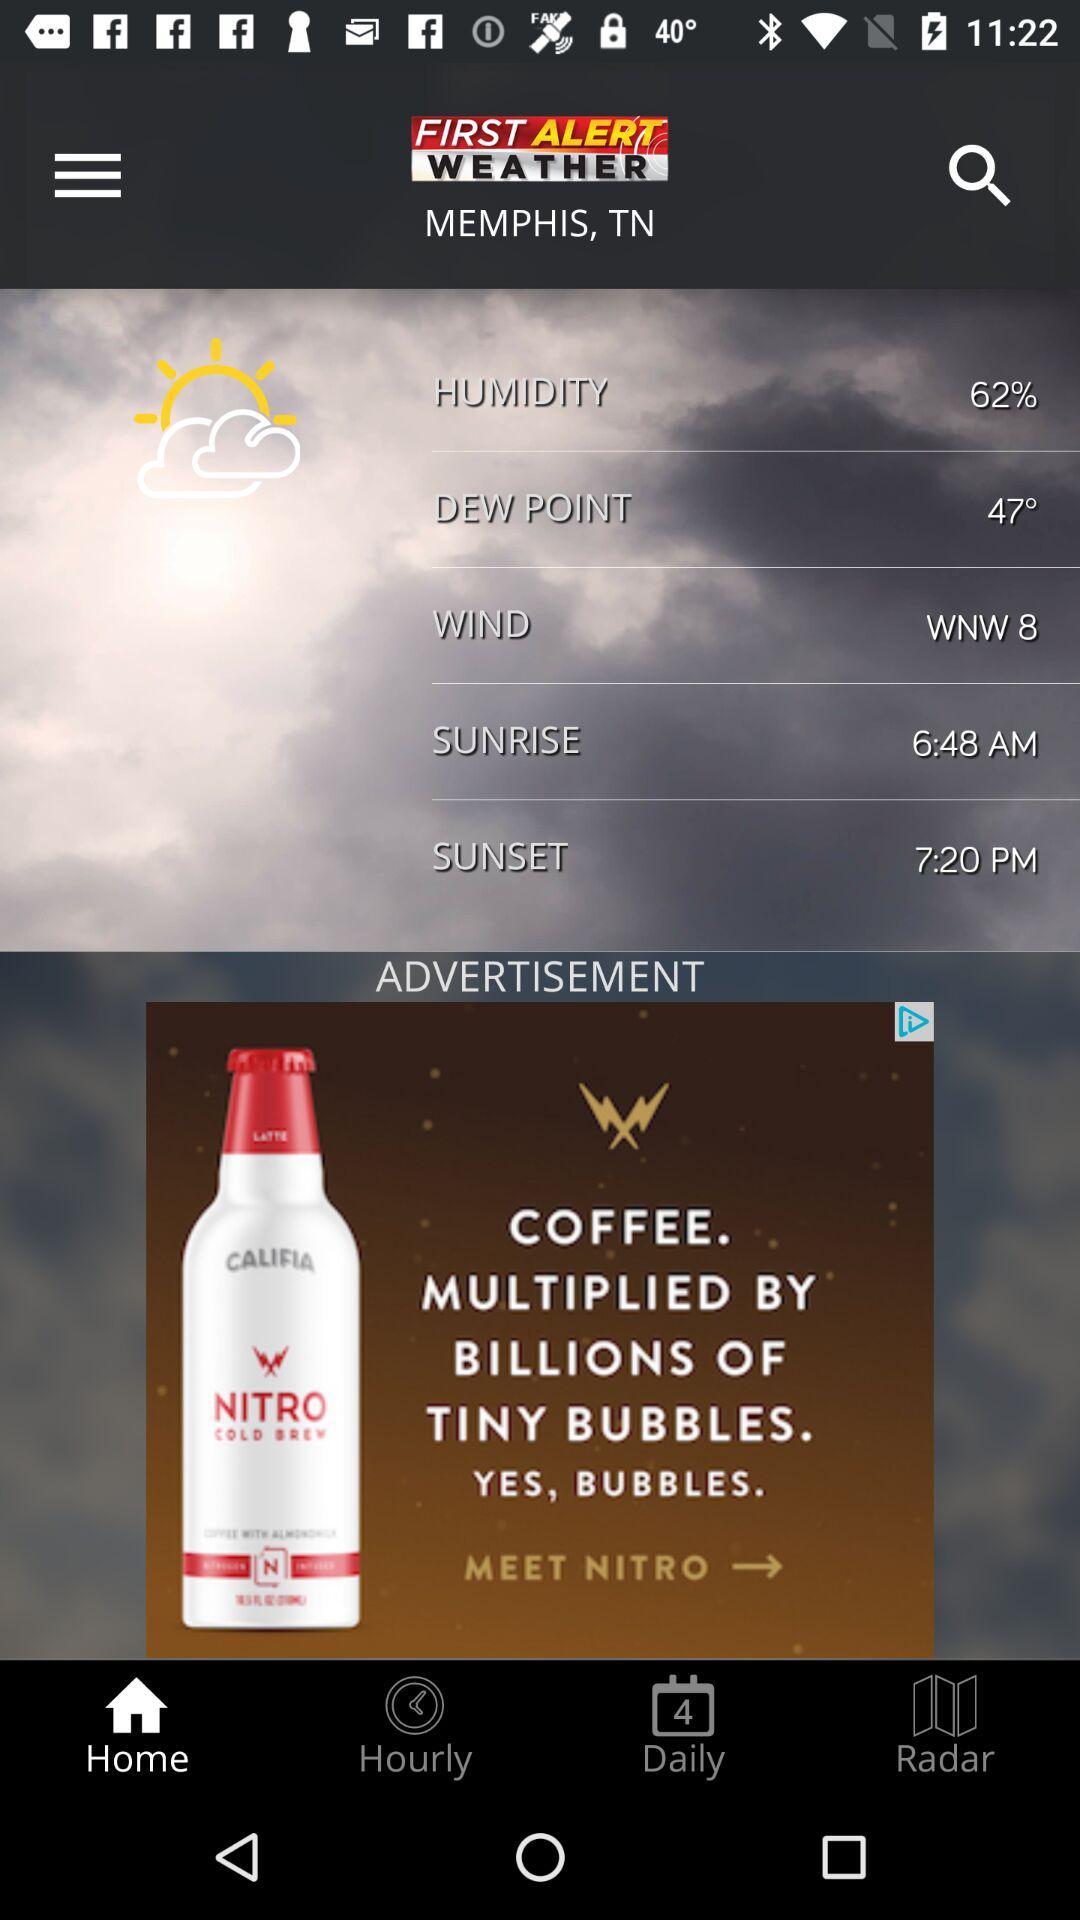 This screenshot has height=1920, width=1080. Describe the element at coordinates (945, 1726) in the screenshot. I see `radar radio button` at that location.